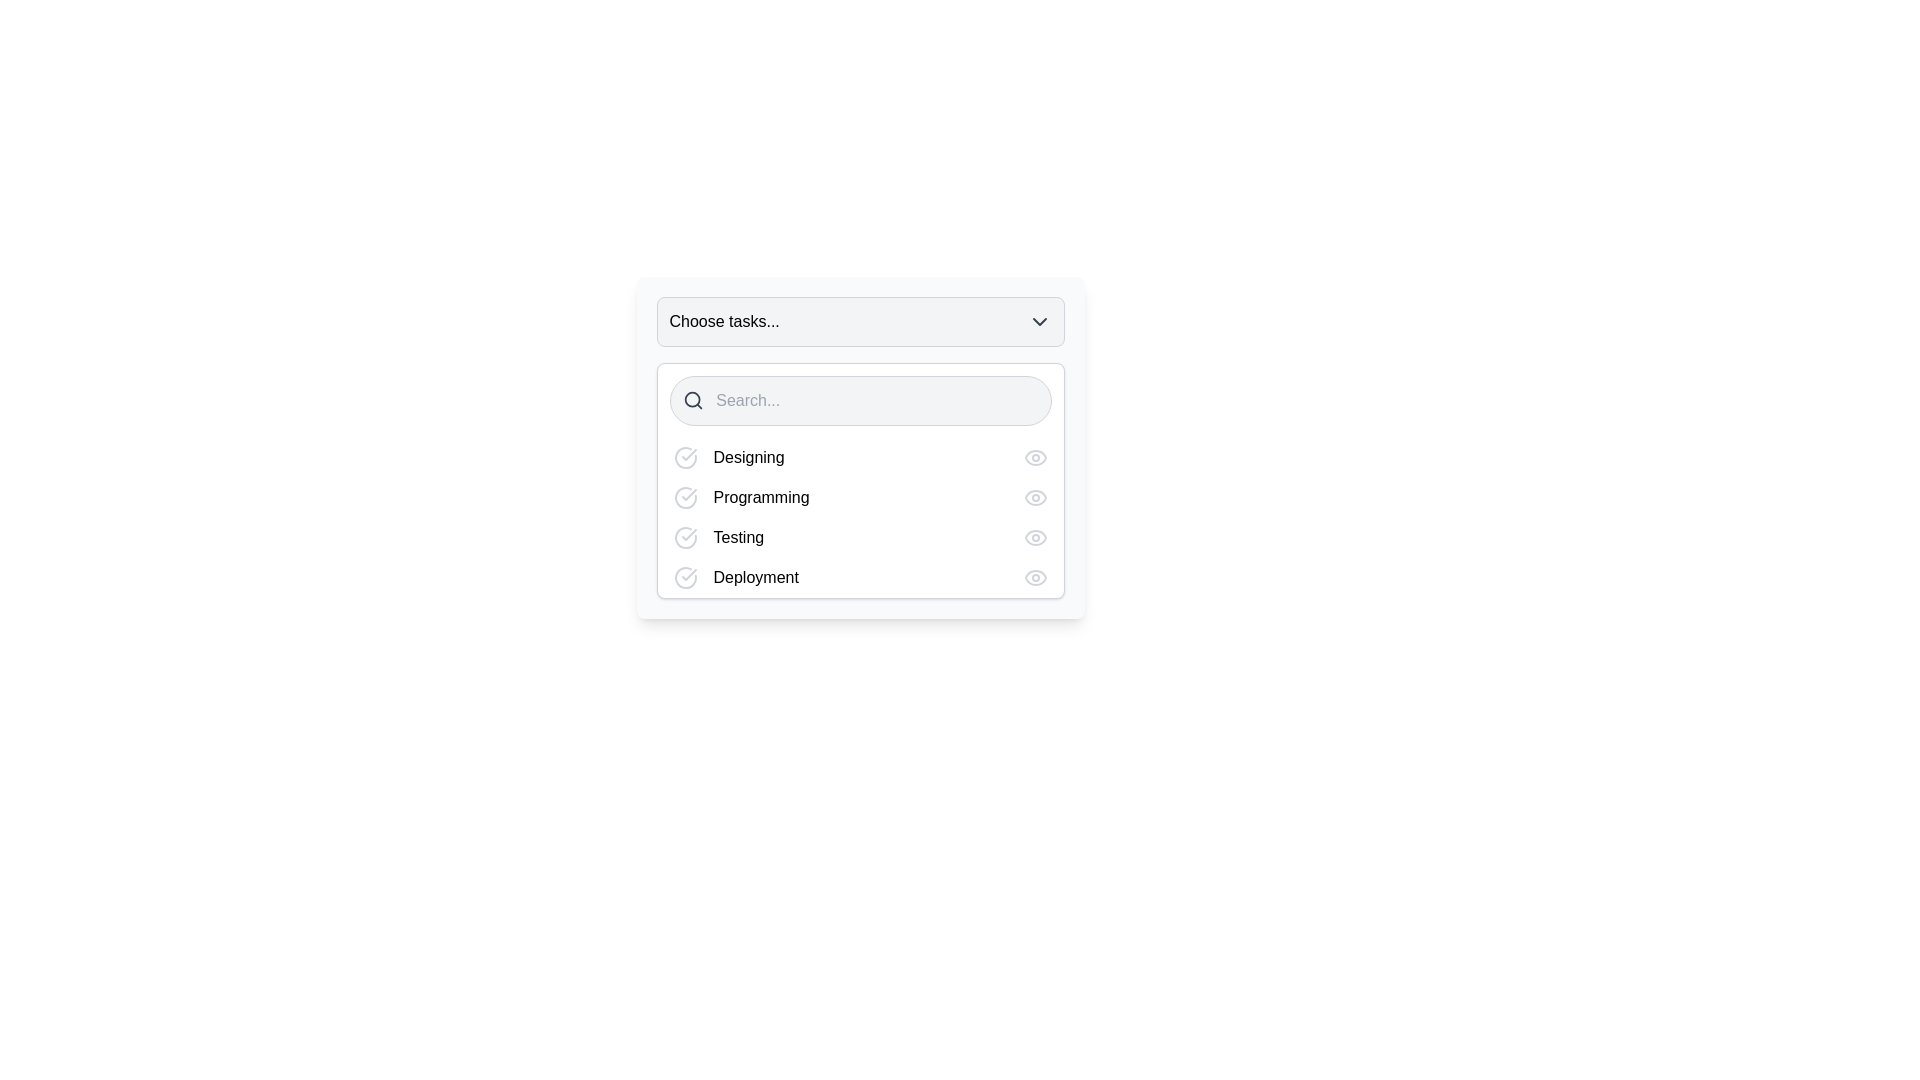 This screenshot has height=1080, width=1920. Describe the element at coordinates (685, 496) in the screenshot. I see `the surrounding area of the left semi-circular part of the checkmark icon in the 'Programming' task-selection row` at that location.